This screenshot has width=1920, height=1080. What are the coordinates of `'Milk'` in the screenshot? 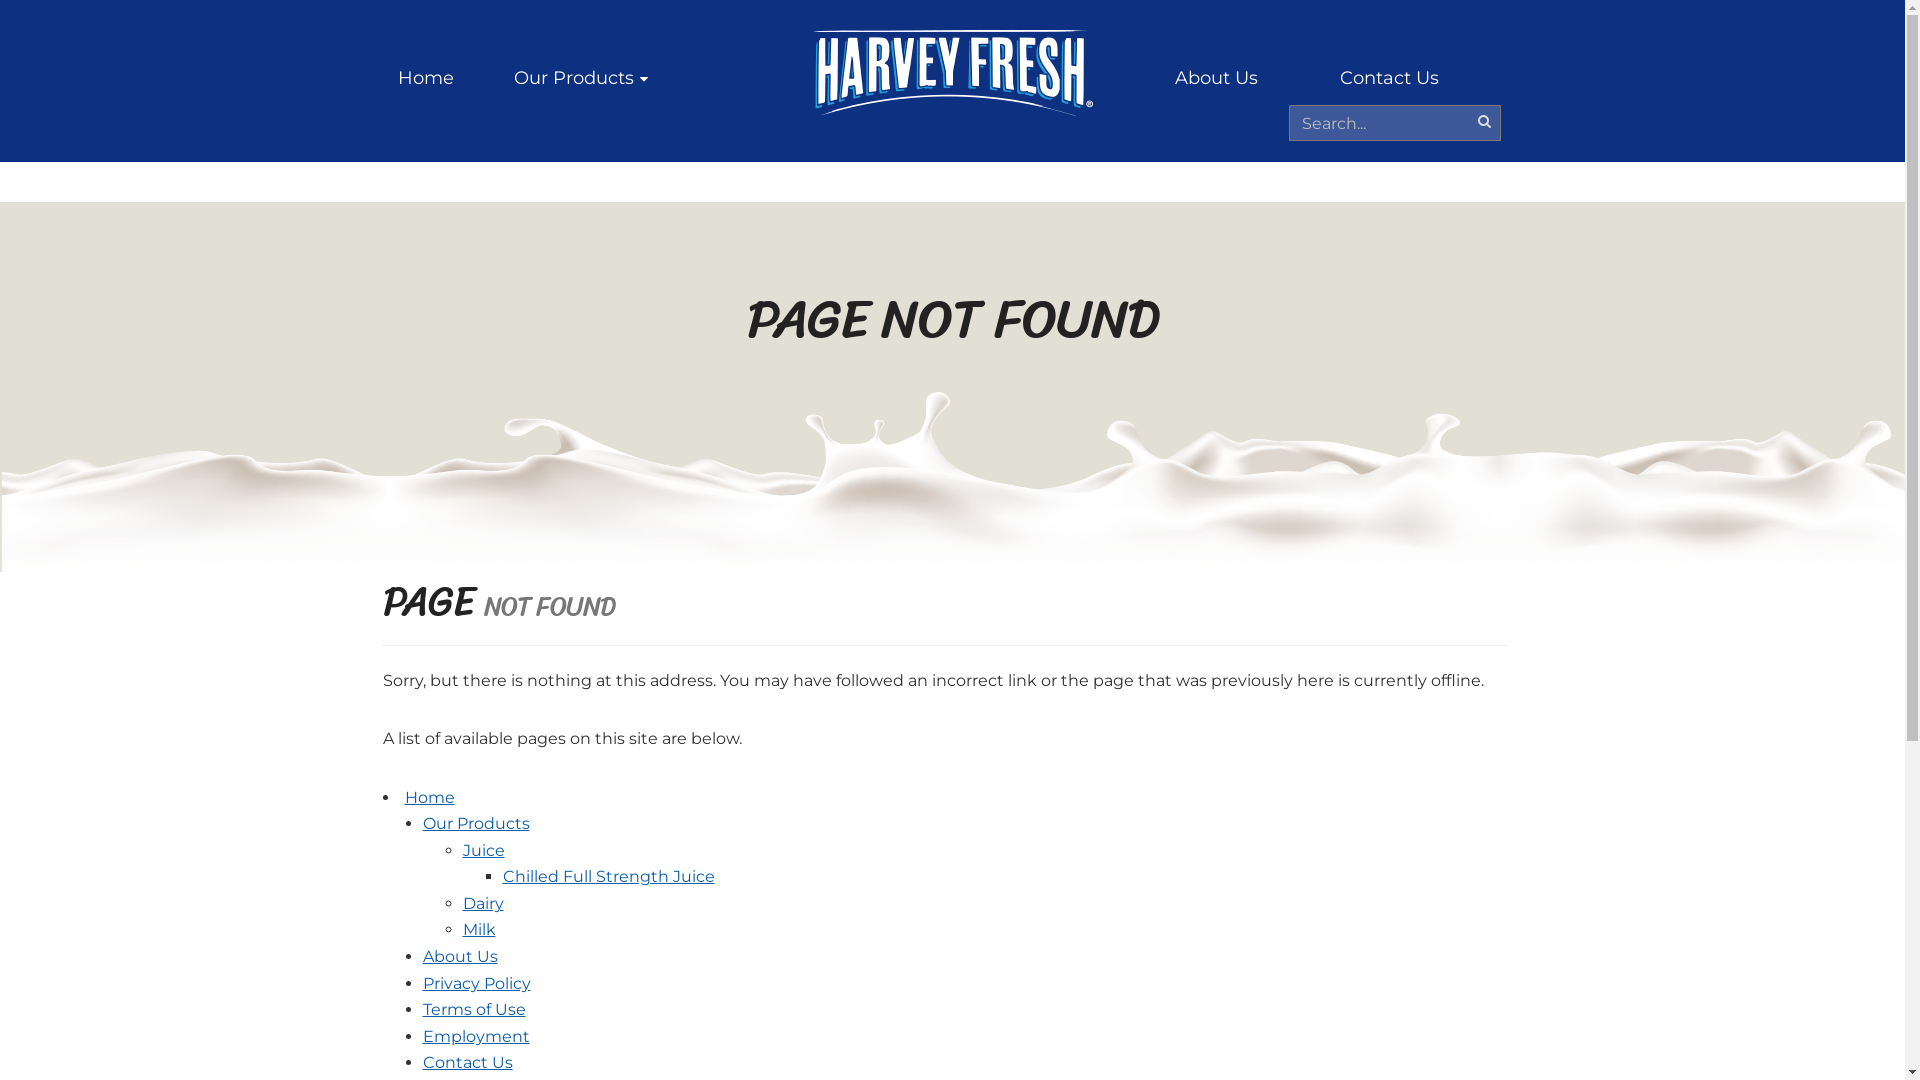 It's located at (477, 929).